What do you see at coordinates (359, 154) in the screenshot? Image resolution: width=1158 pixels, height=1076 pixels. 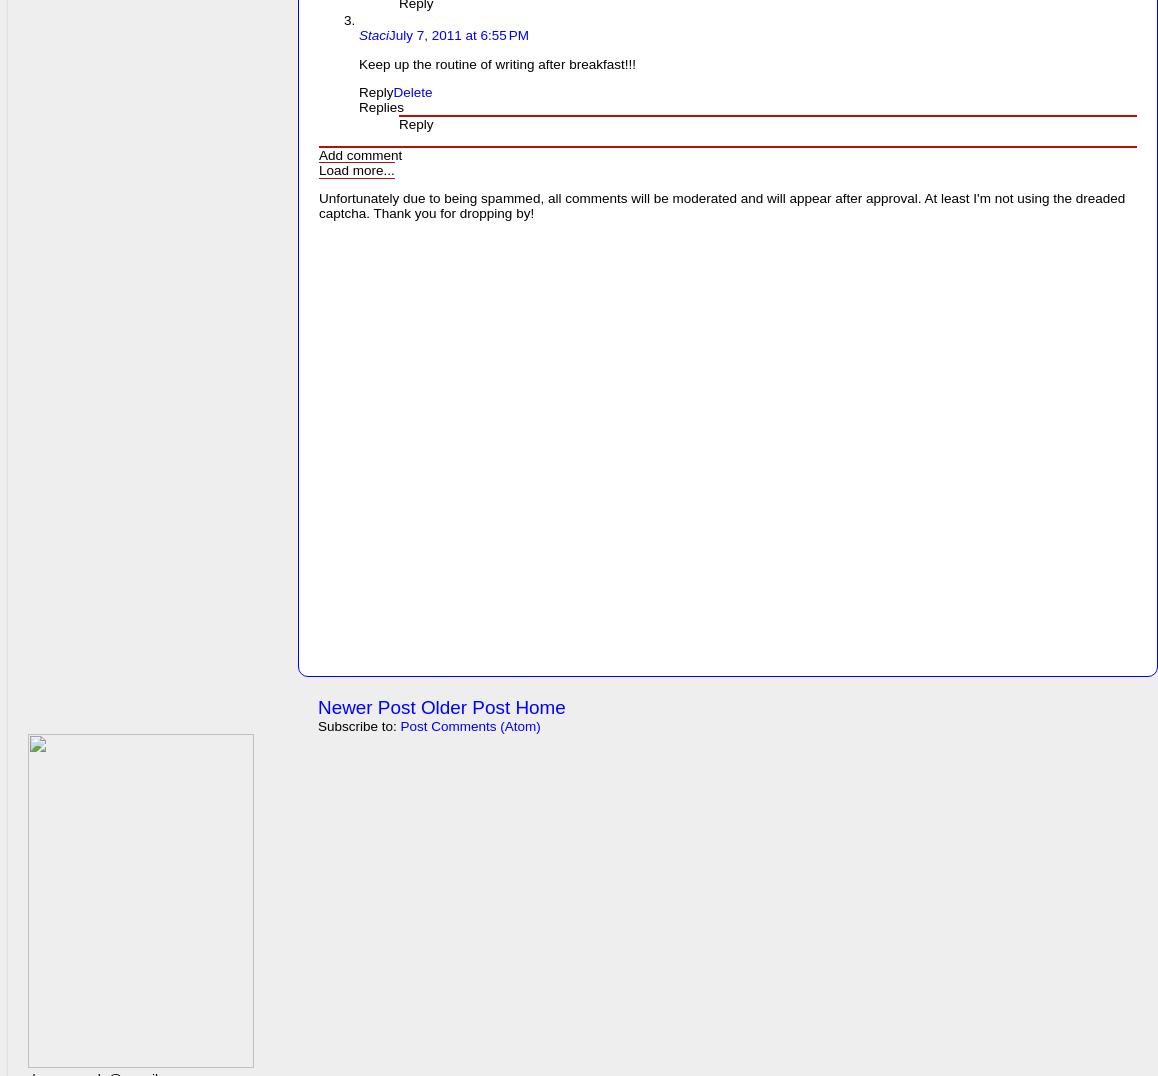 I see `'Add comment'` at bounding box center [359, 154].